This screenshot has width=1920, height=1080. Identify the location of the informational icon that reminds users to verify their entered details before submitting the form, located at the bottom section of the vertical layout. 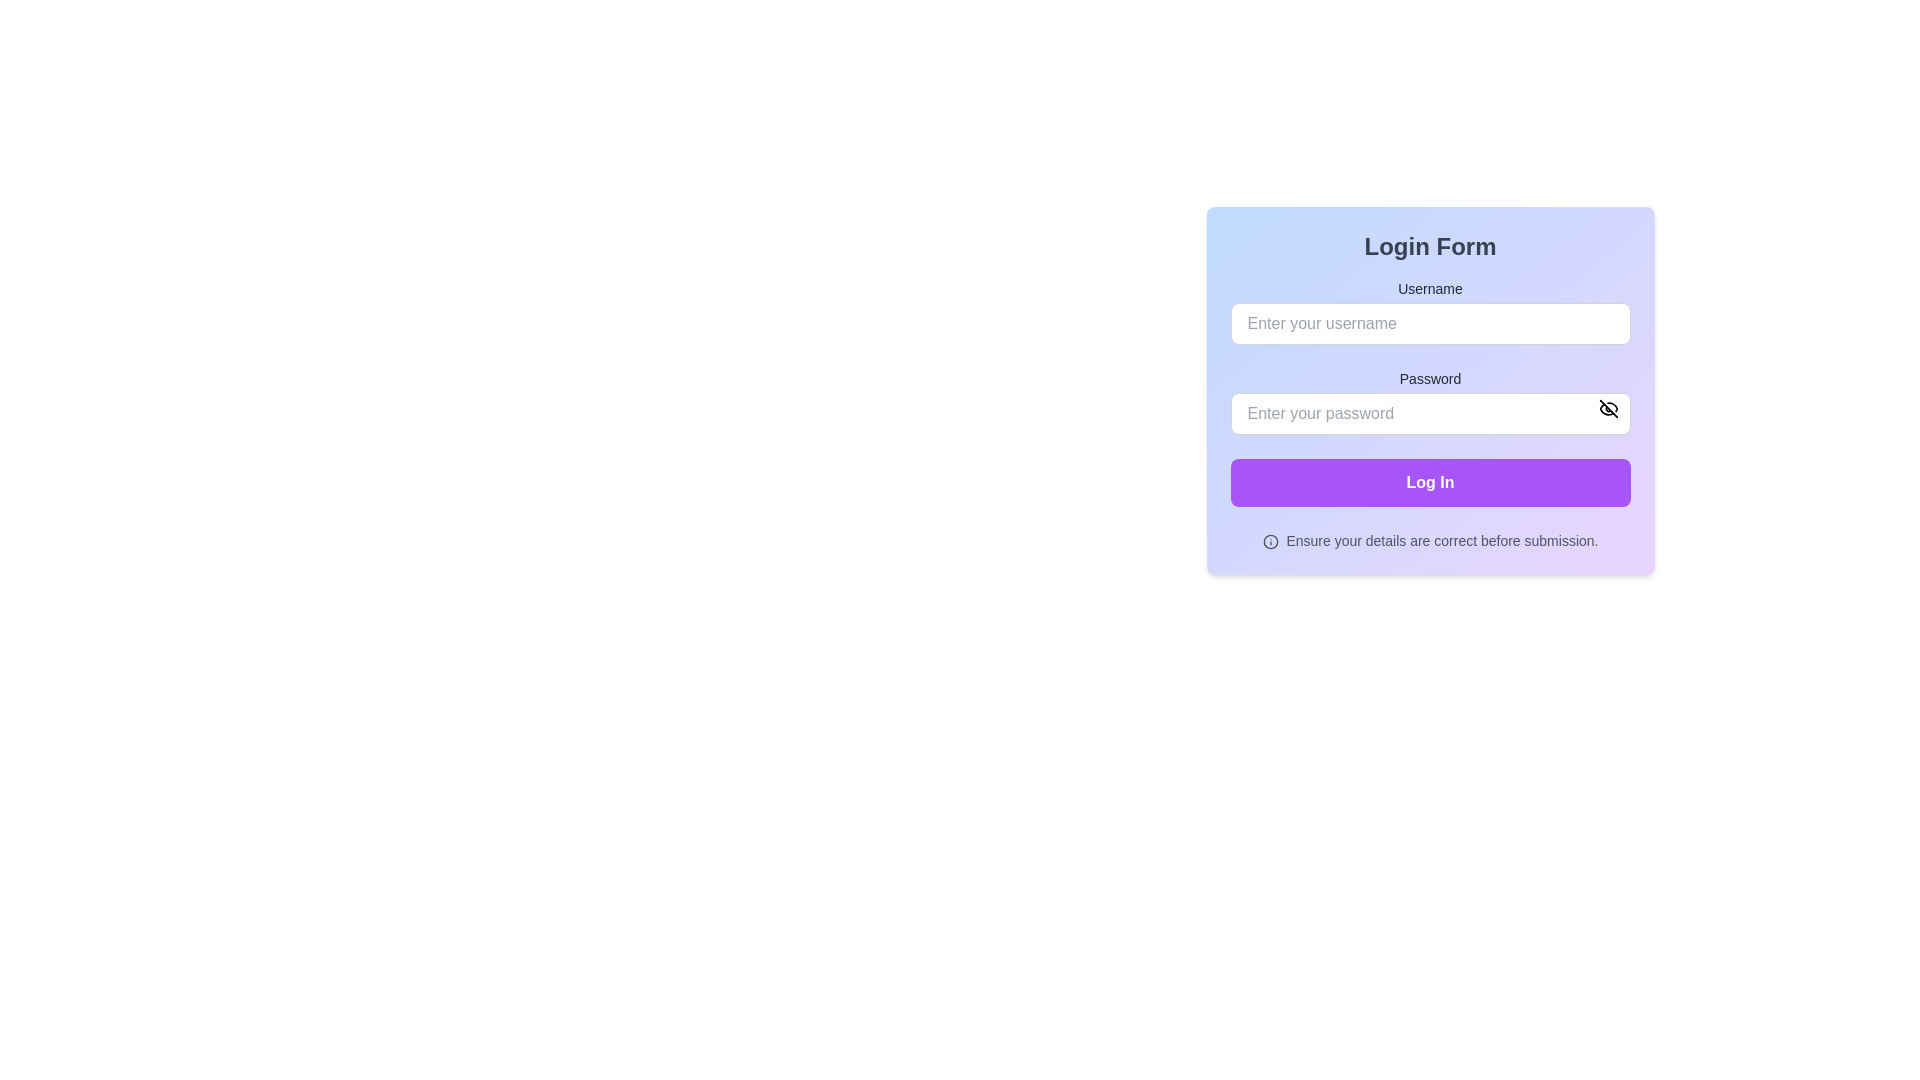
(1429, 540).